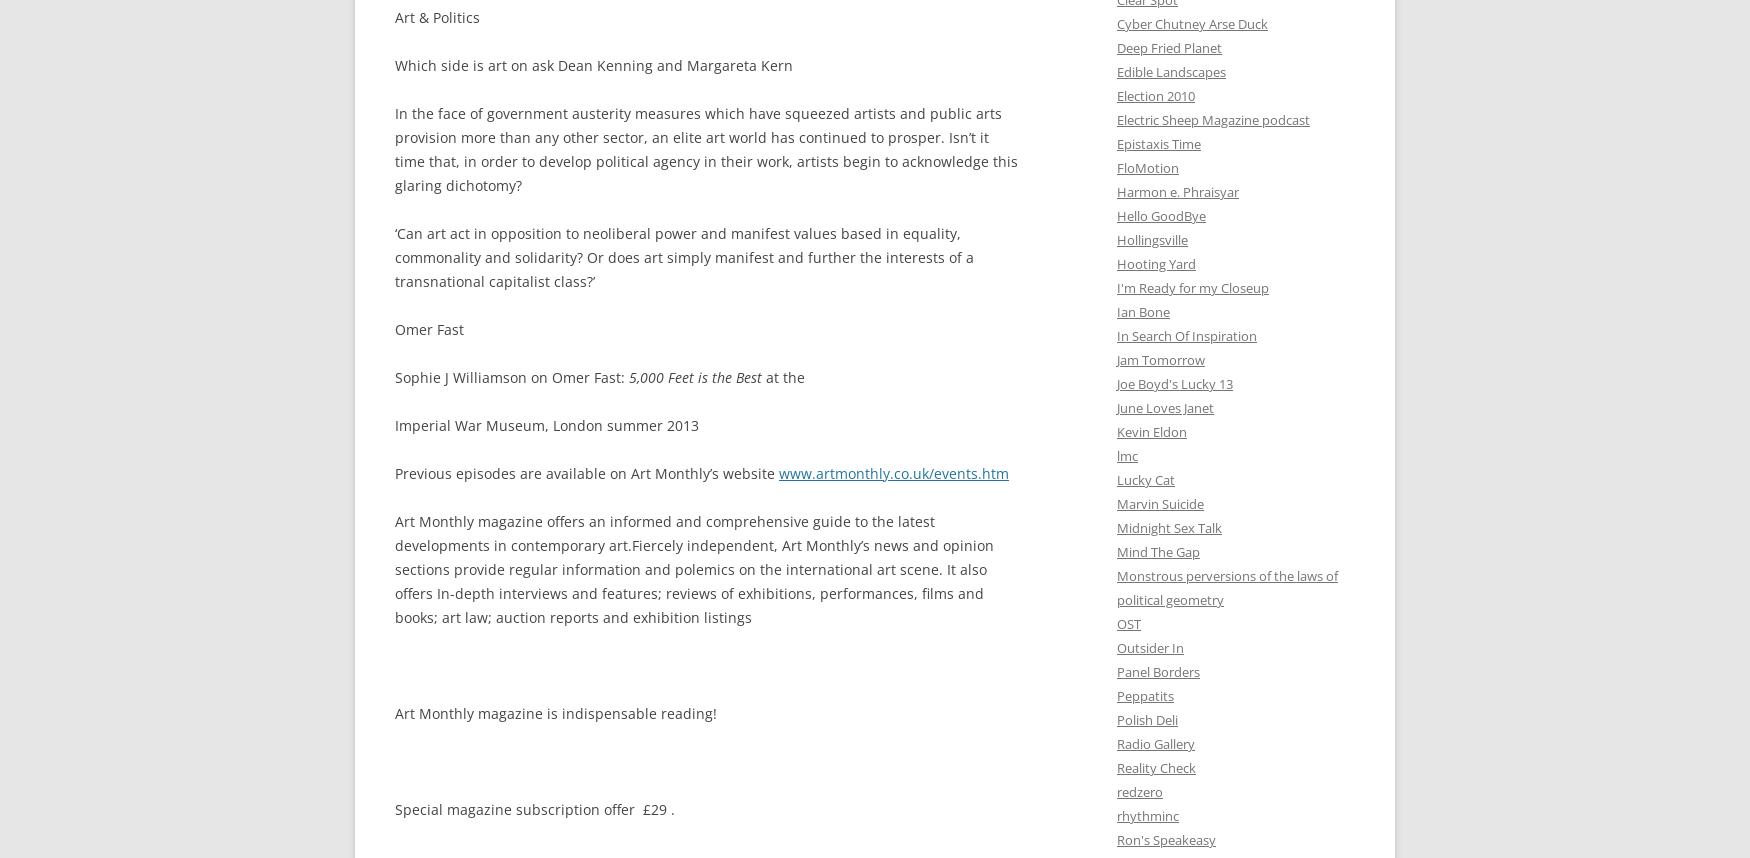 This screenshot has width=1750, height=858. I want to click on 'Art & Politics', so click(436, 16).